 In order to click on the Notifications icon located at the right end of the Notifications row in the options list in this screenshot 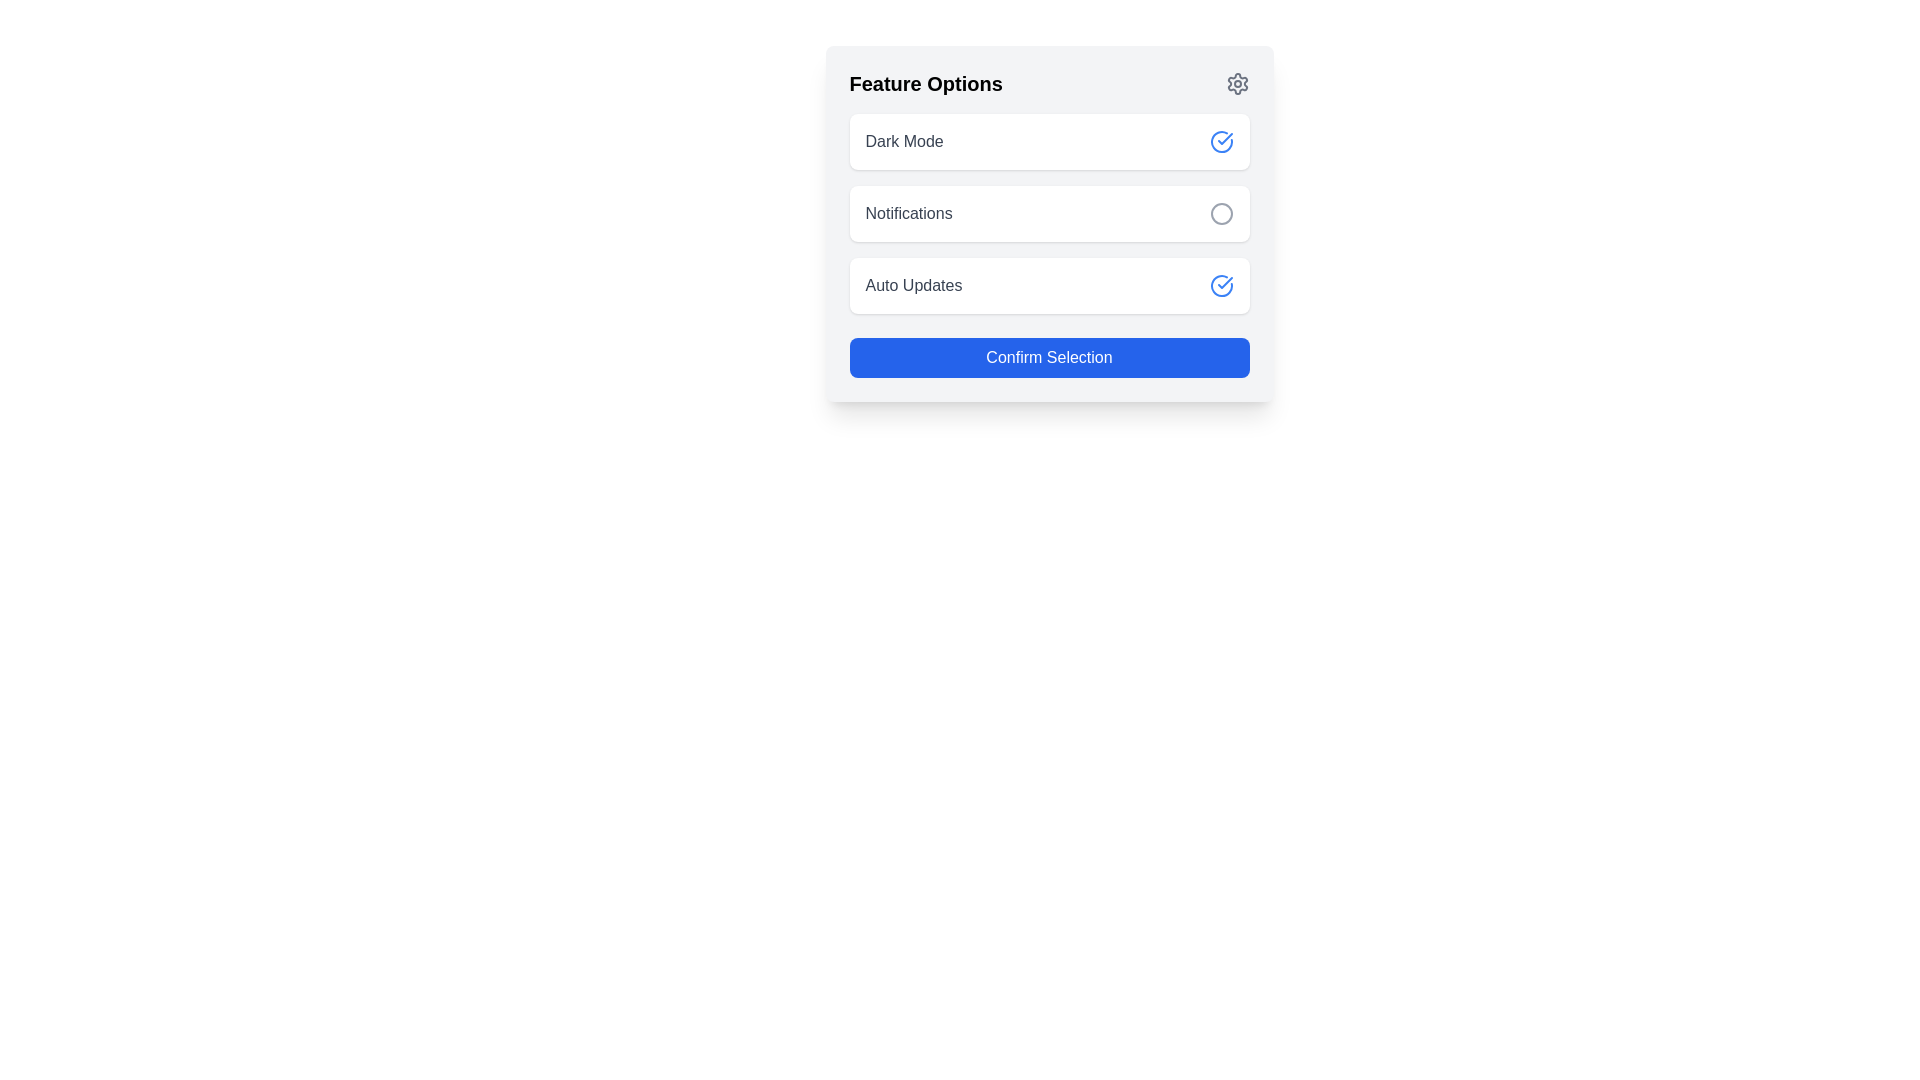, I will do `click(1220, 213)`.